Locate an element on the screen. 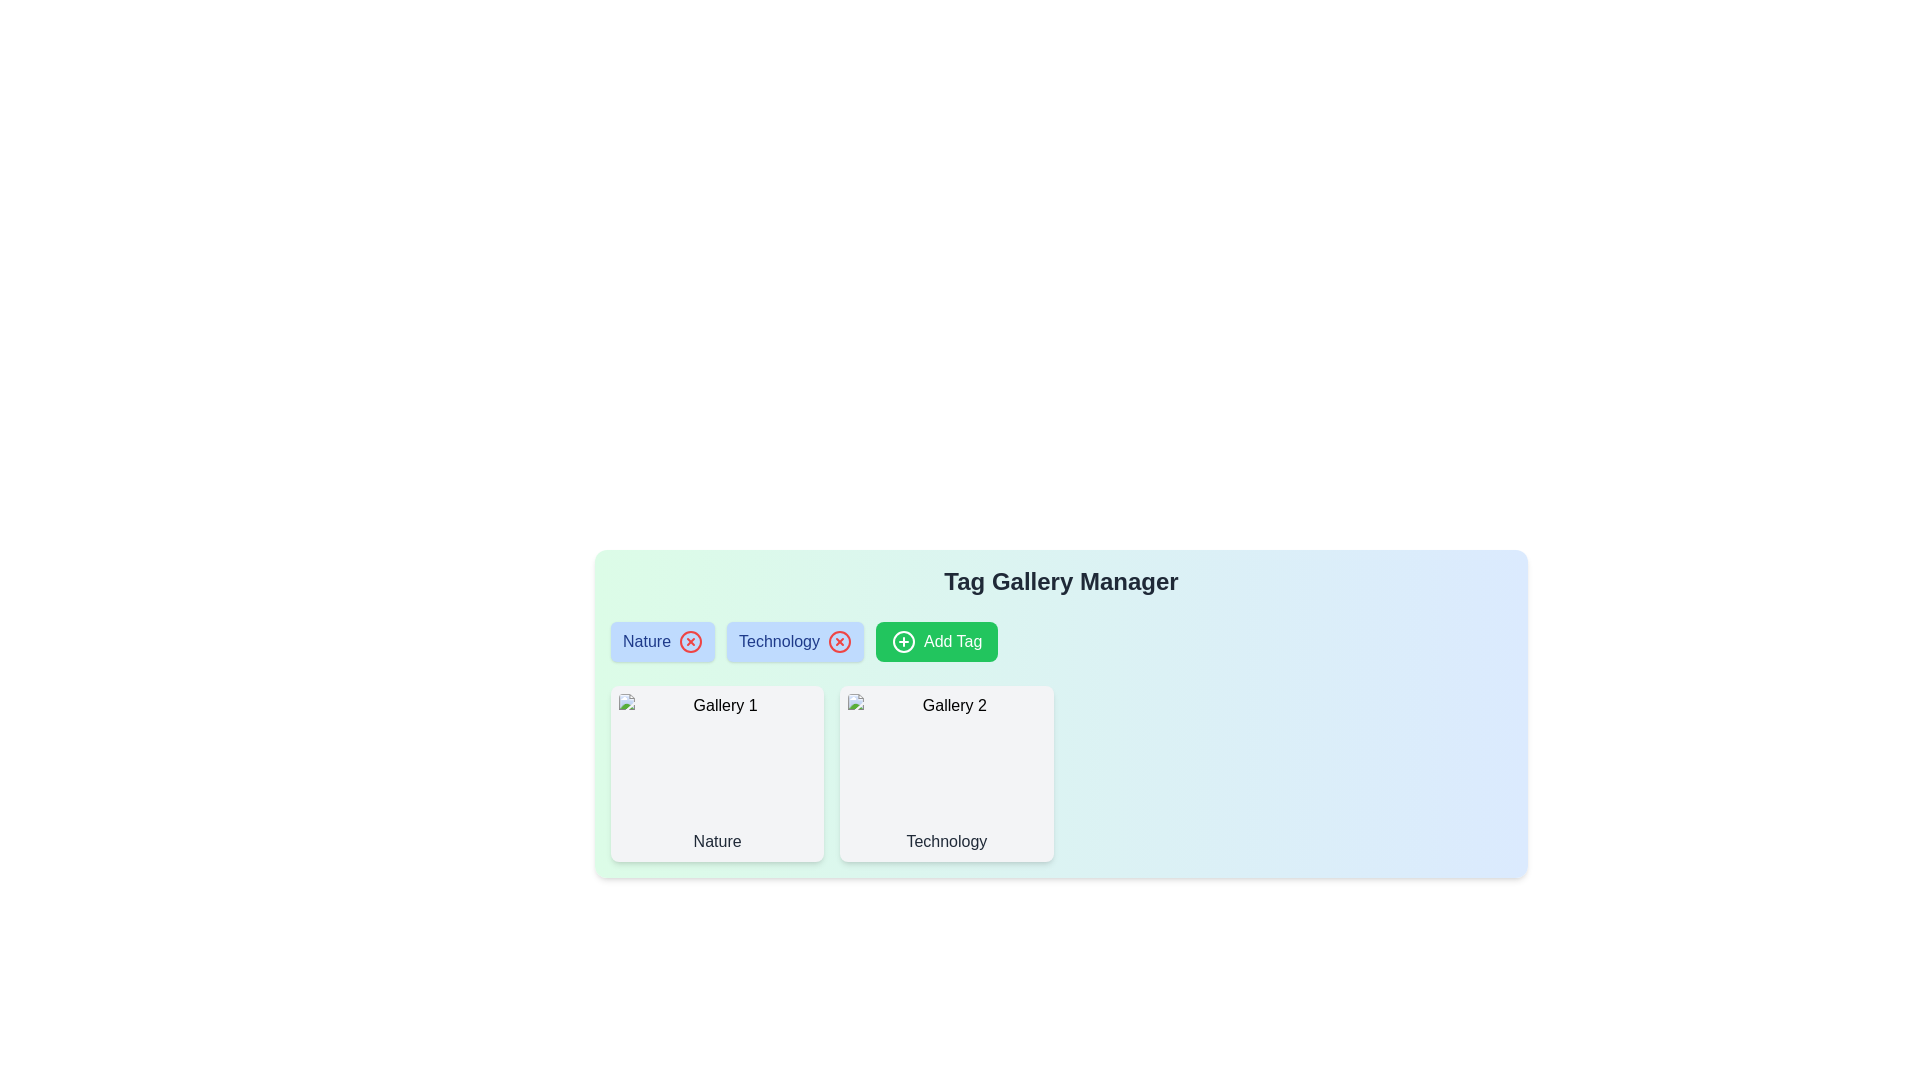 This screenshot has height=1080, width=1920. the card labeled 'Technology' in the 'Tag Gallery Manager' section, which has a soft gray background and is the second card in the grid layout is located at coordinates (945, 773).